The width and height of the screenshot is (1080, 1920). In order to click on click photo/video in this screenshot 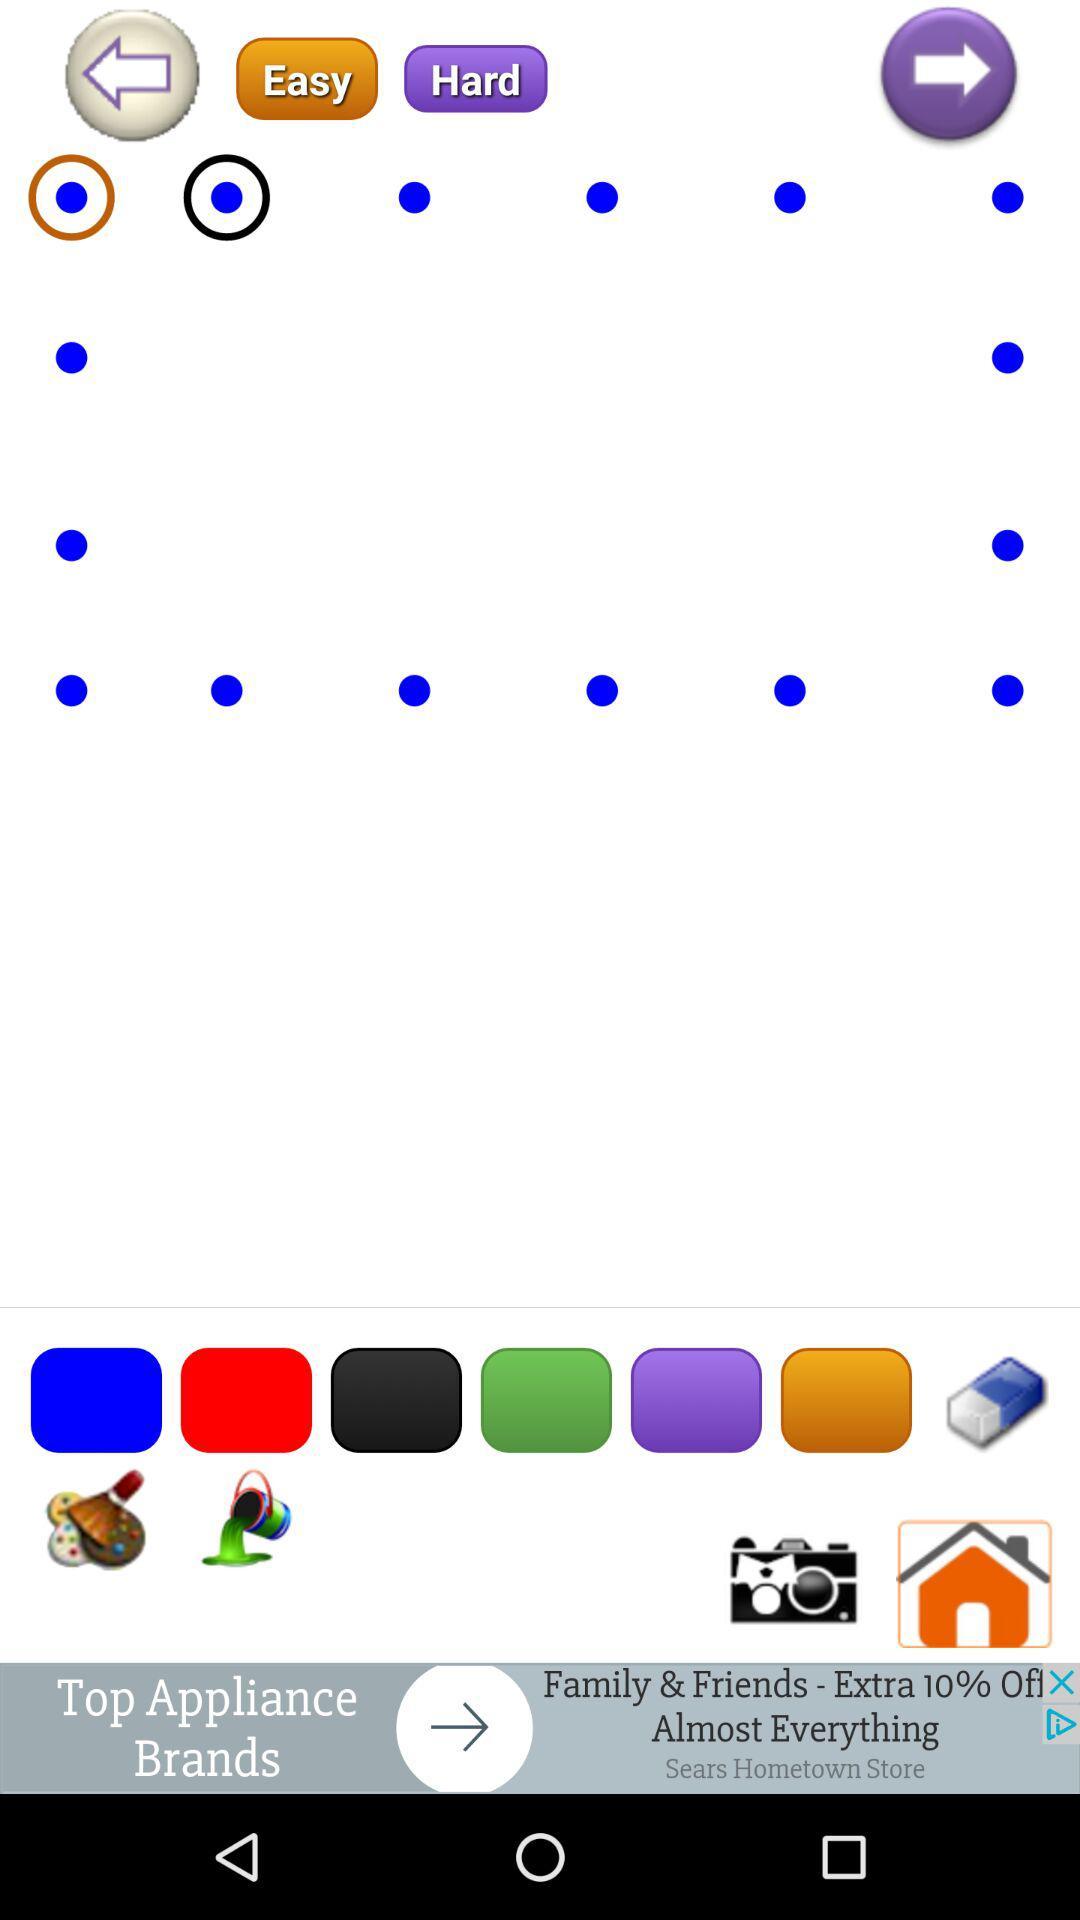, I will do `click(790, 1583)`.